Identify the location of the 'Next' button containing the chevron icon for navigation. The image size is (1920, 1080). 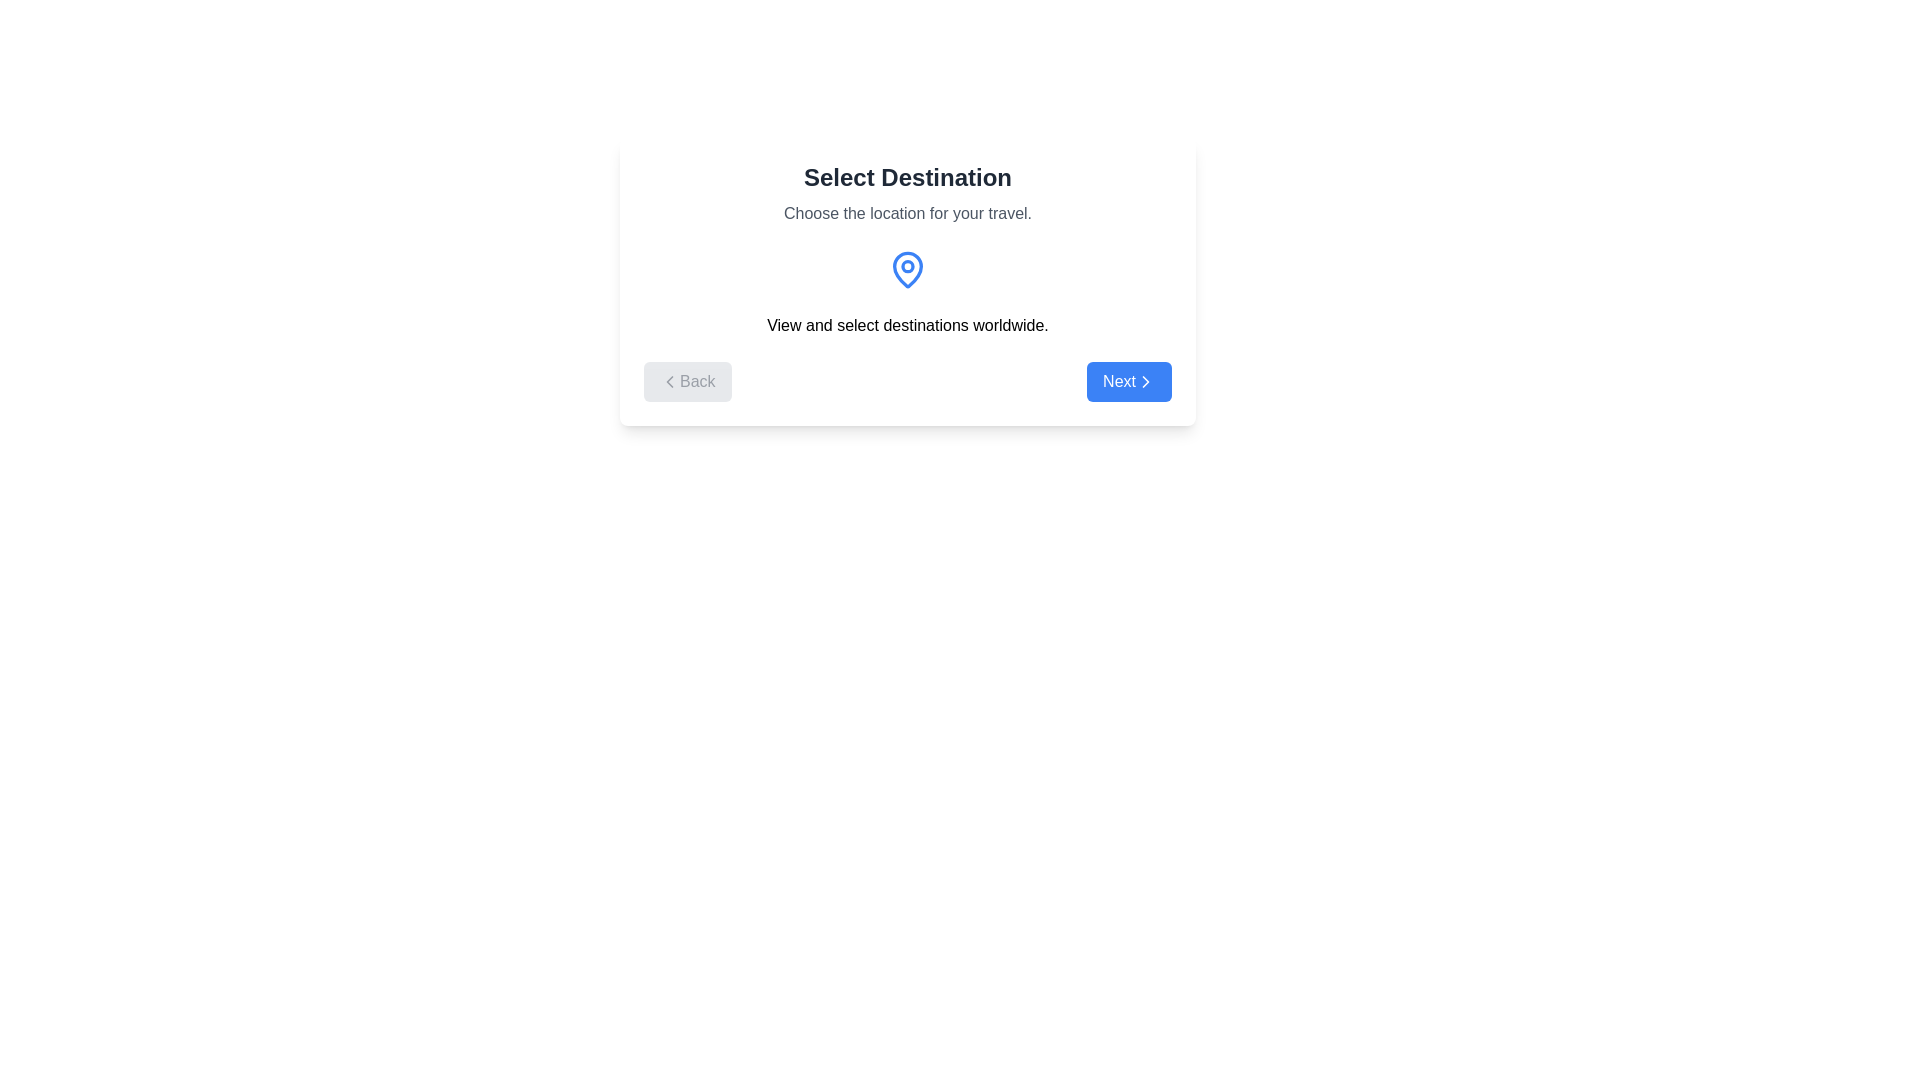
(1146, 381).